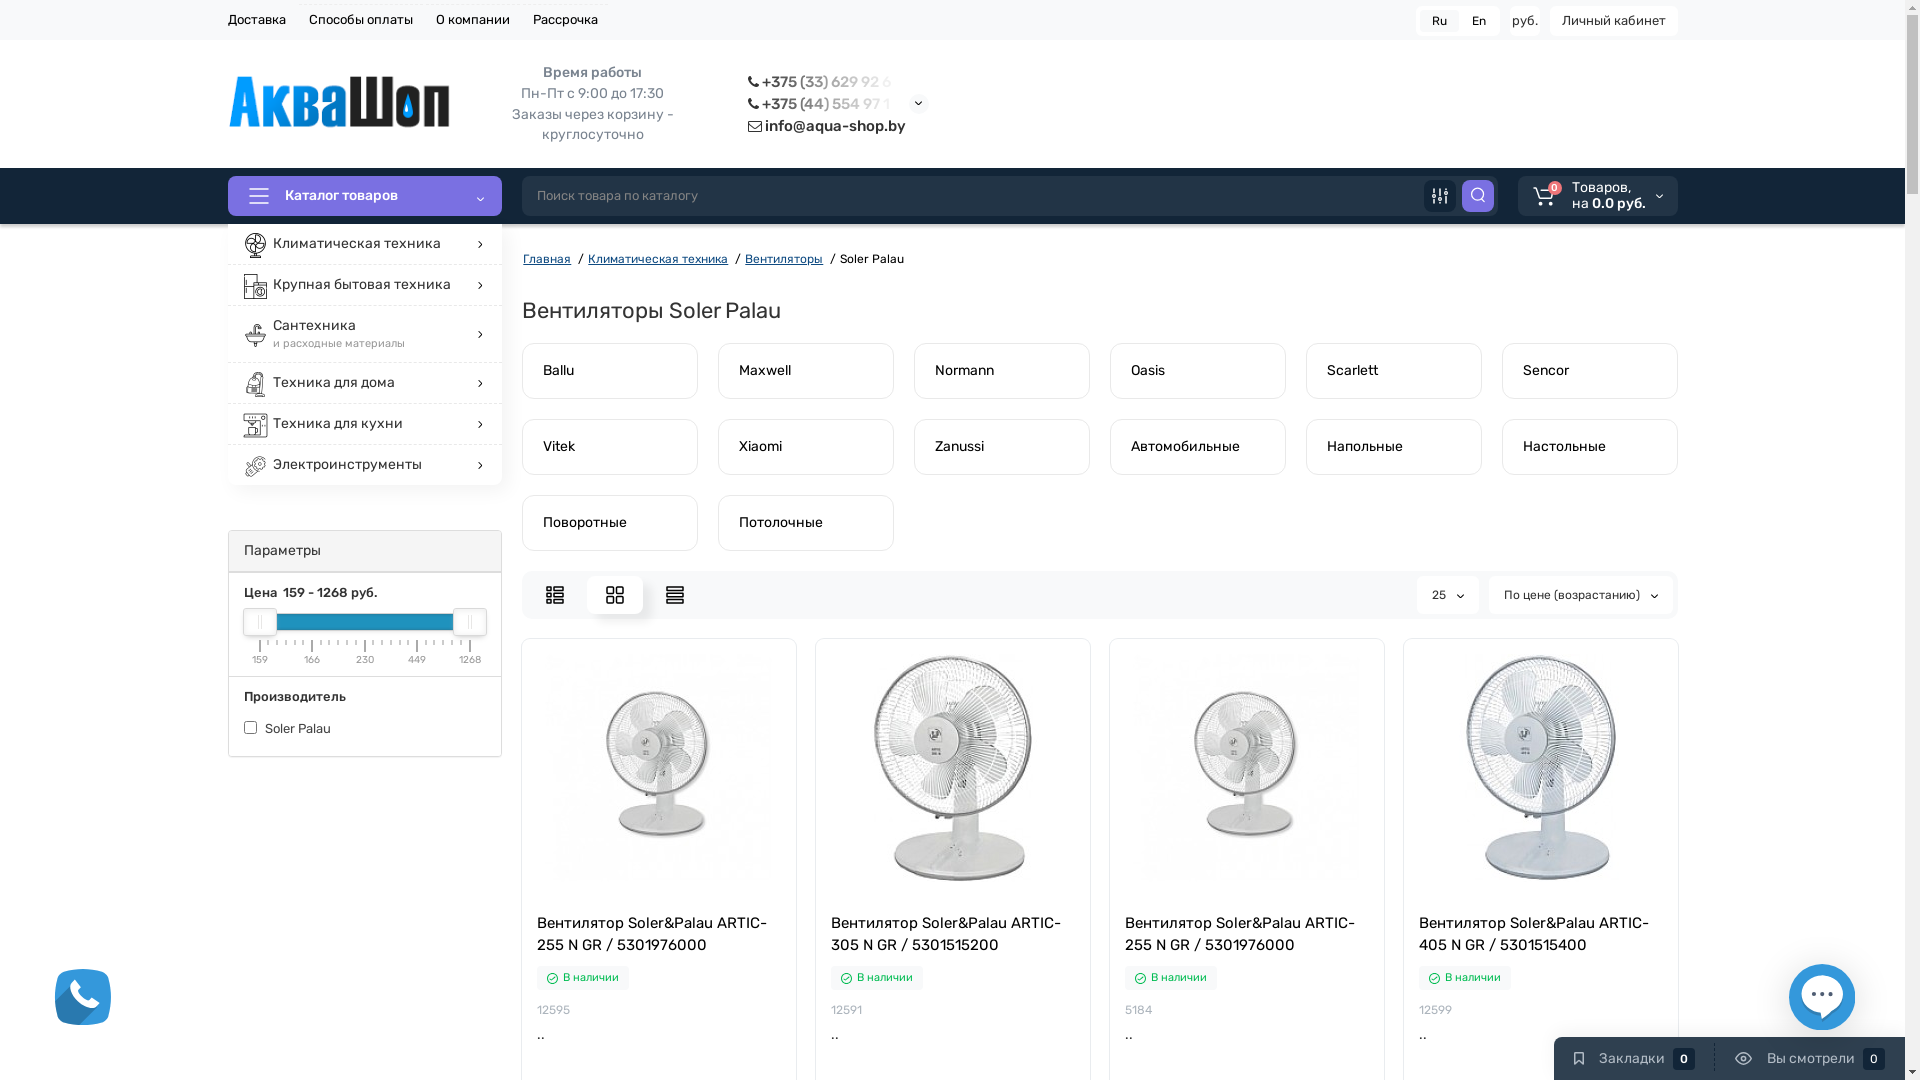  I want to click on '25', so click(1446, 593).